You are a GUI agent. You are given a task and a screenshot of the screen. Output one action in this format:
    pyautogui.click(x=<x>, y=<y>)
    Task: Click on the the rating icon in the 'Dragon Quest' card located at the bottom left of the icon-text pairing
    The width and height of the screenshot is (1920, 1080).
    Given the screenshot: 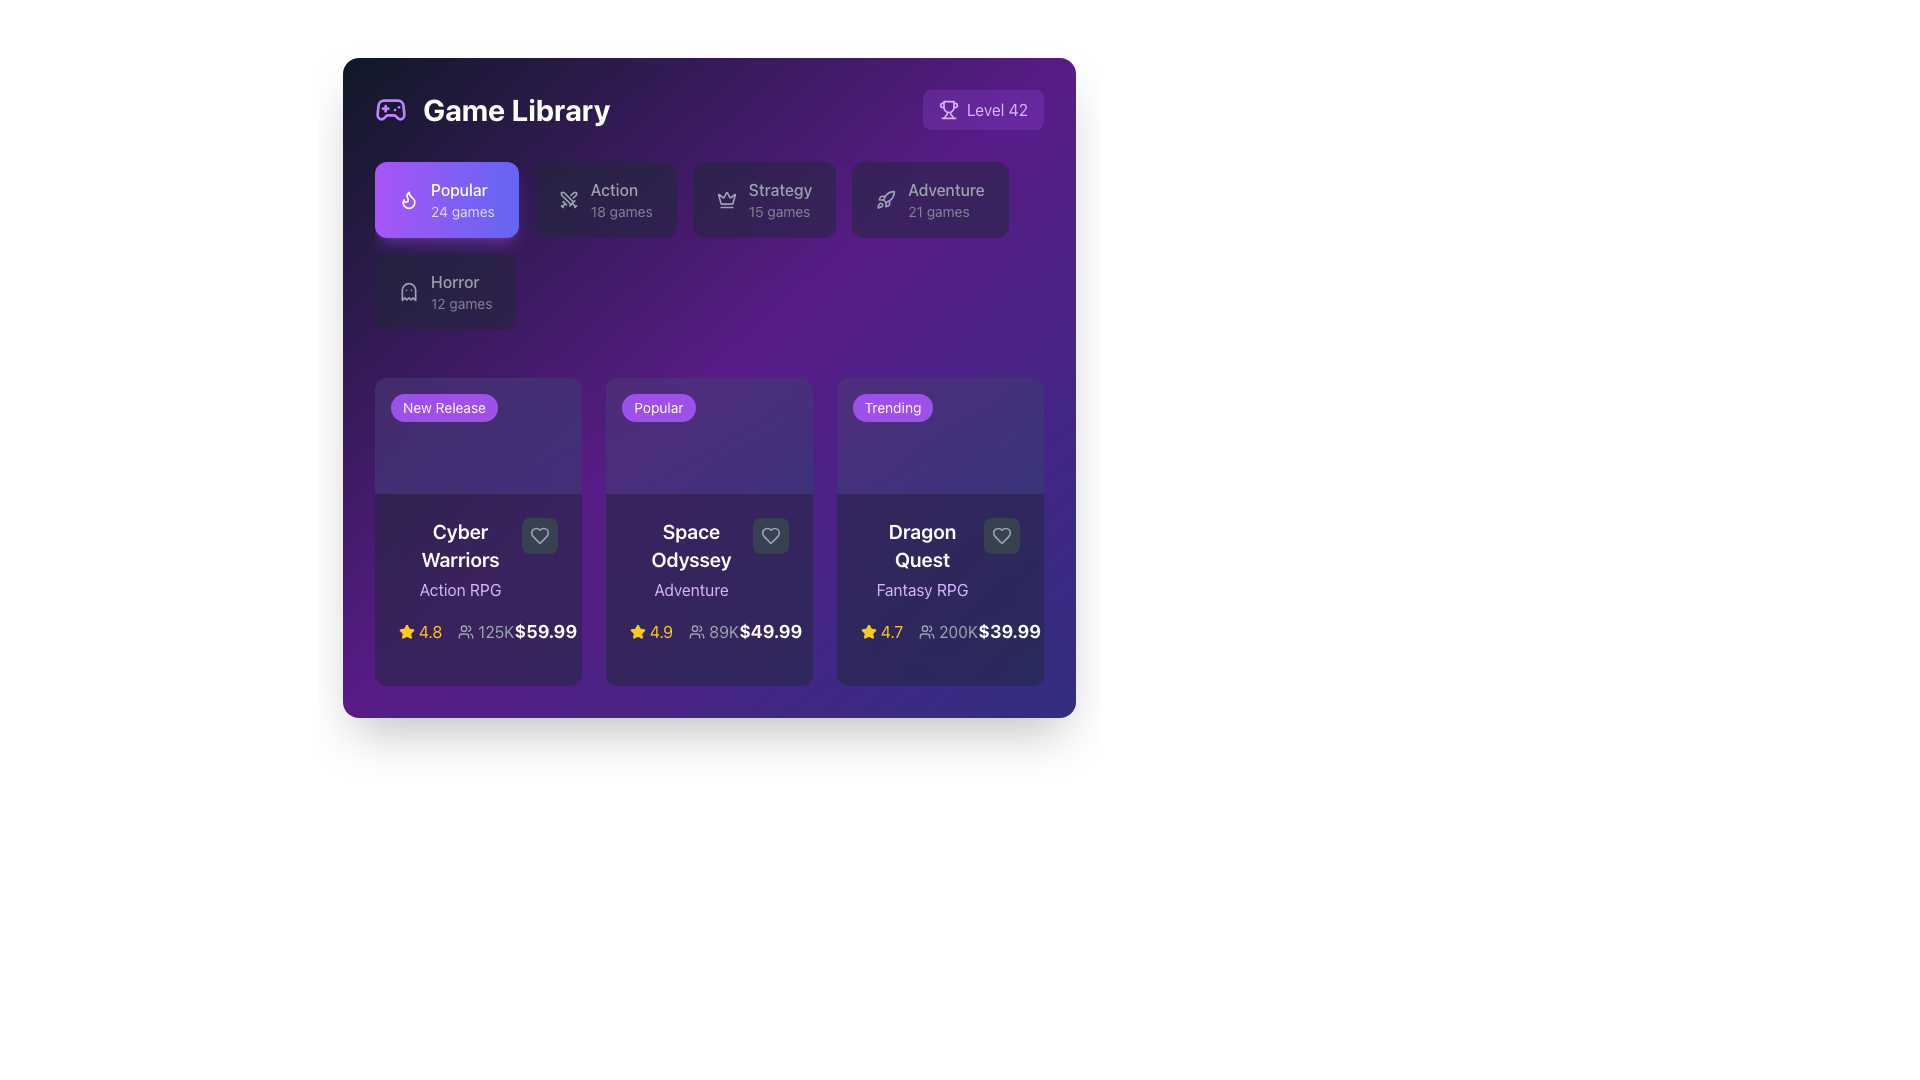 What is the action you would take?
    pyautogui.click(x=881, y=632)
    